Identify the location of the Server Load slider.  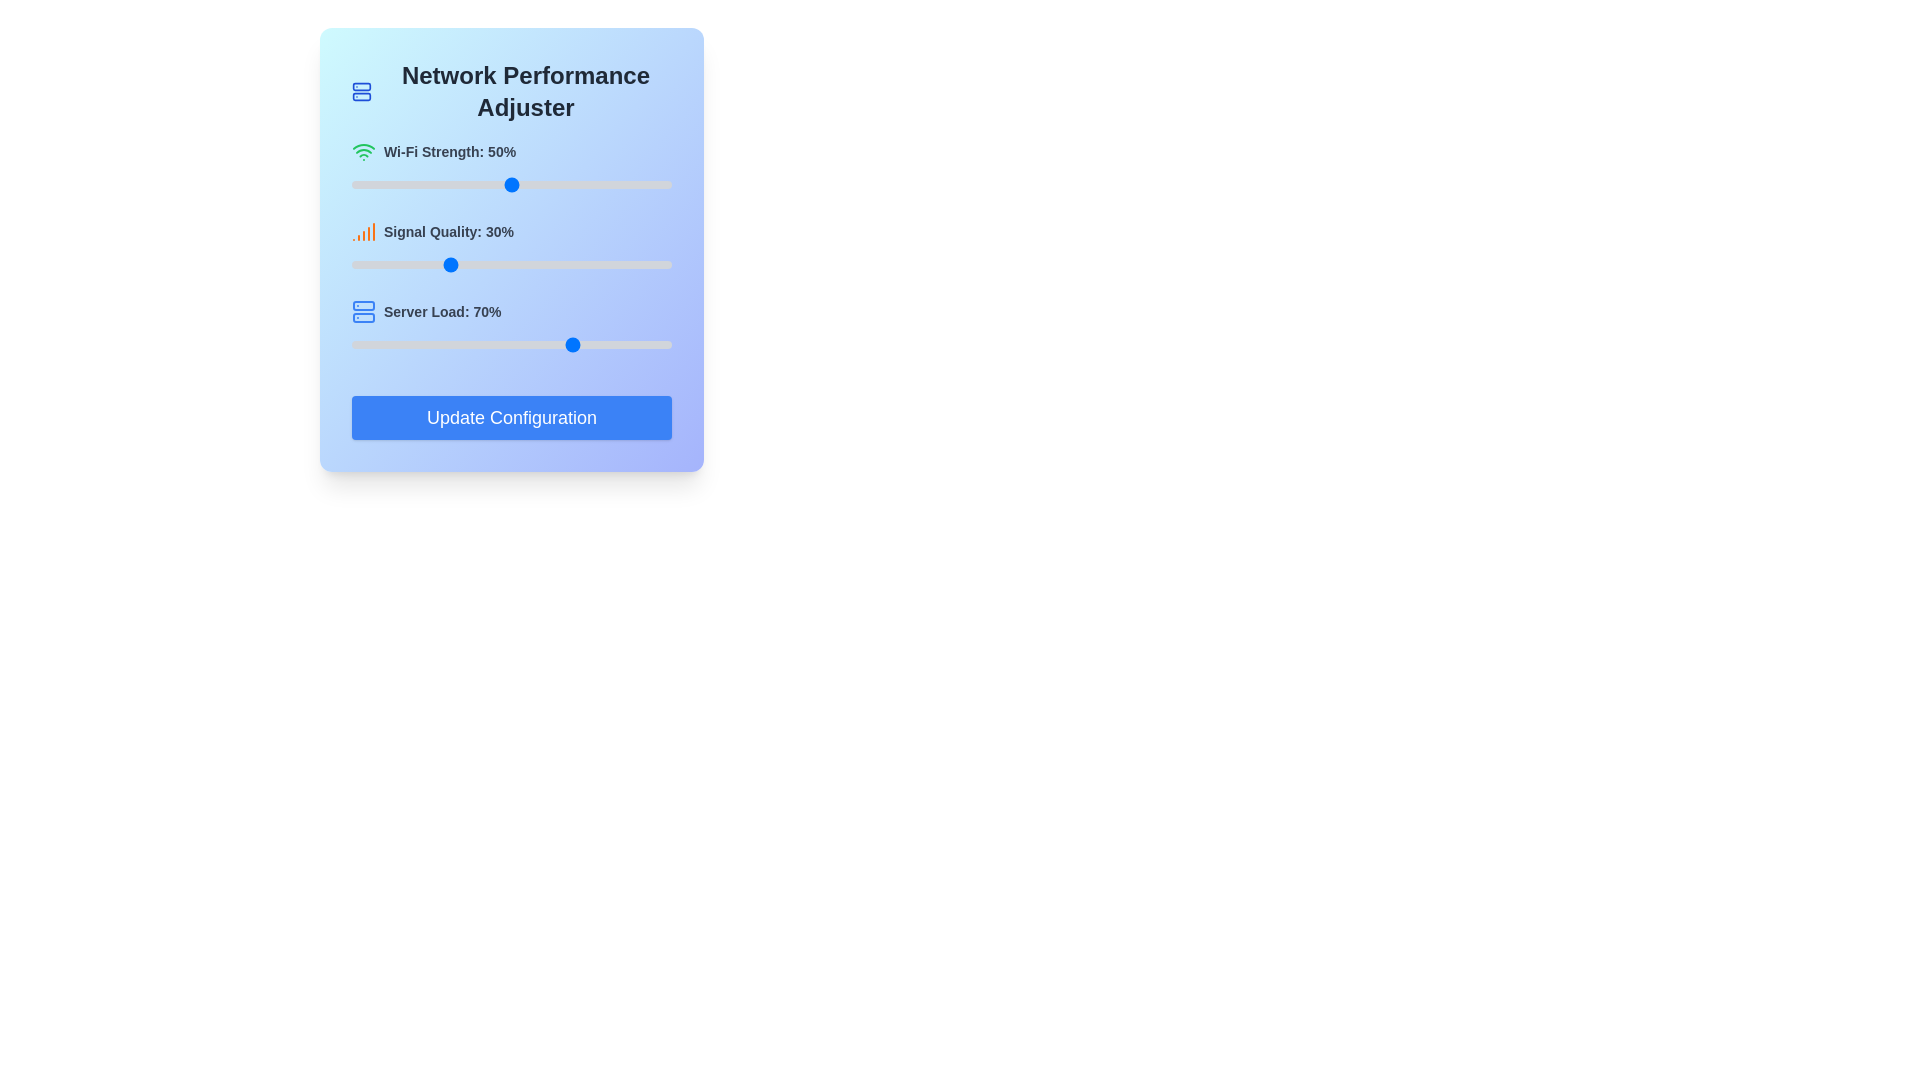
(453, 343).